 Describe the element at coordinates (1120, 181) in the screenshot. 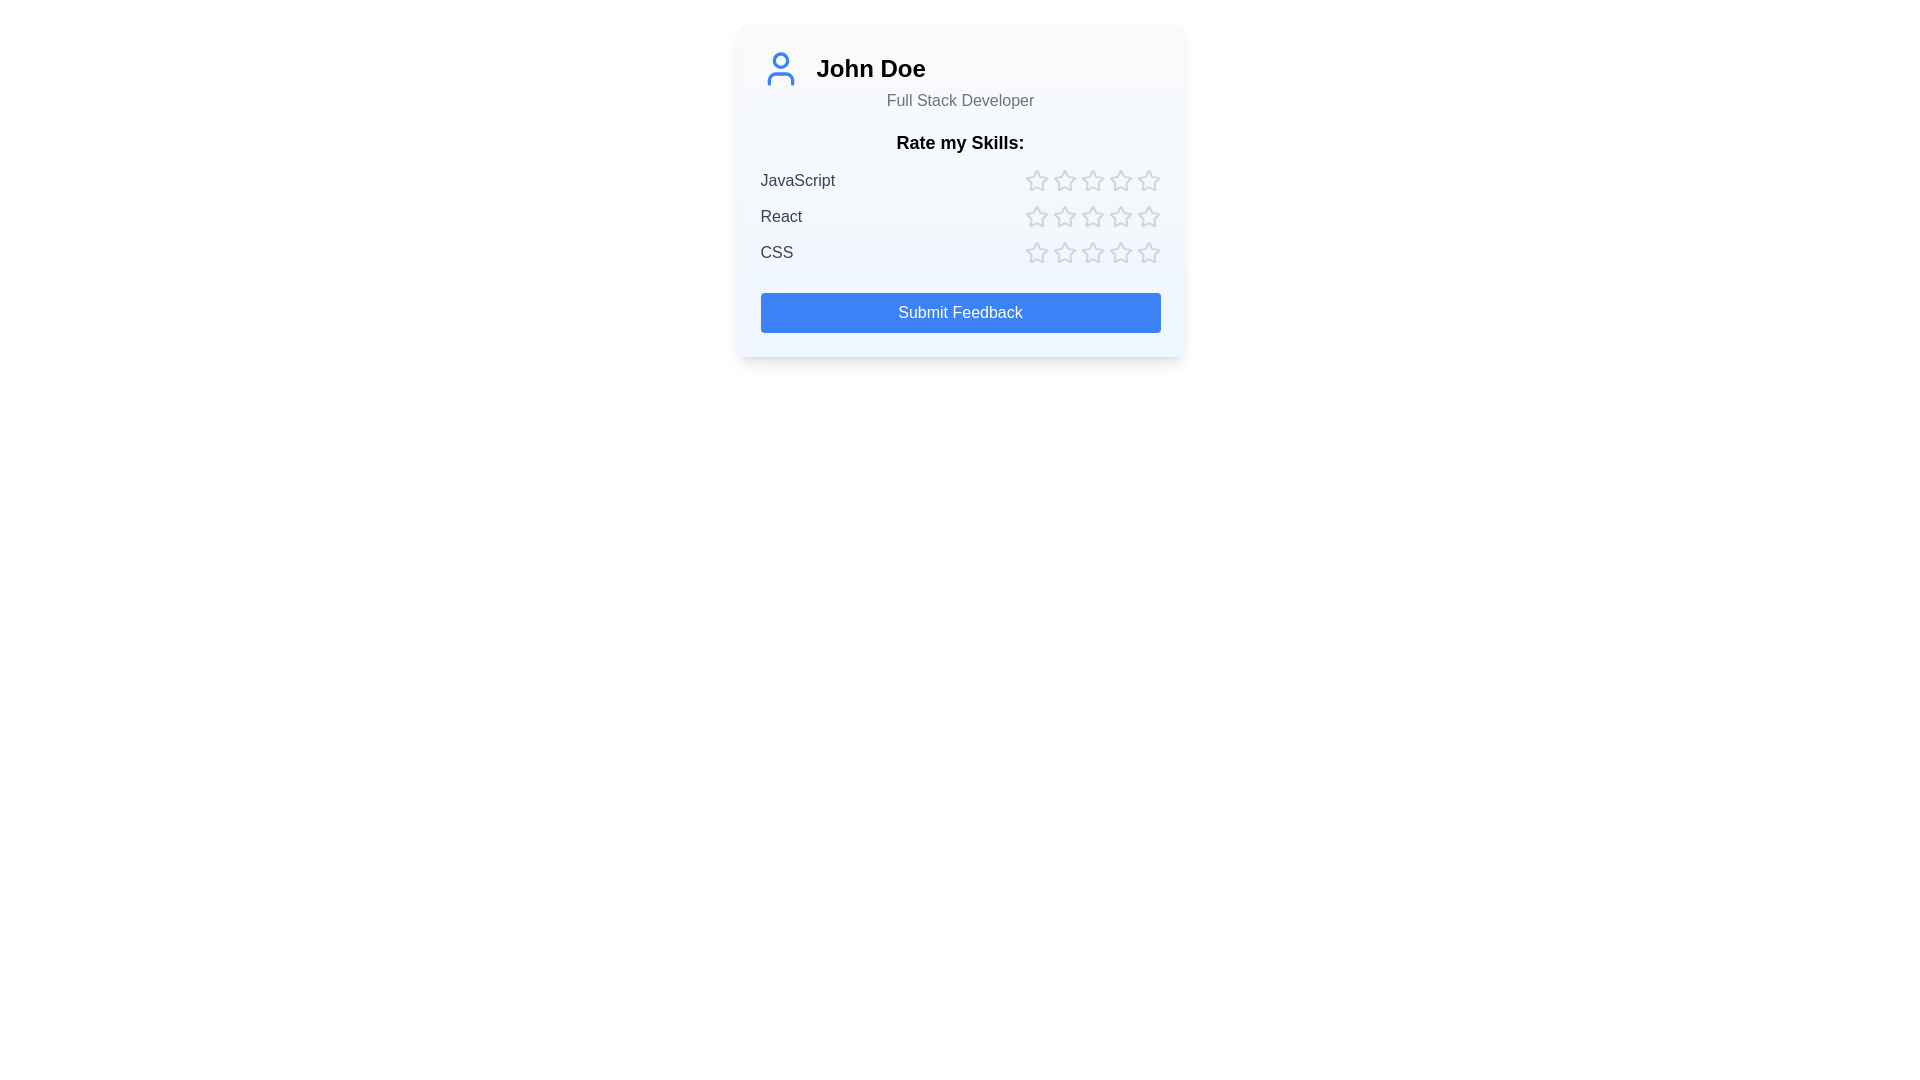

I see `the star corresponding to skill JavaScript and rating 4` at that location.